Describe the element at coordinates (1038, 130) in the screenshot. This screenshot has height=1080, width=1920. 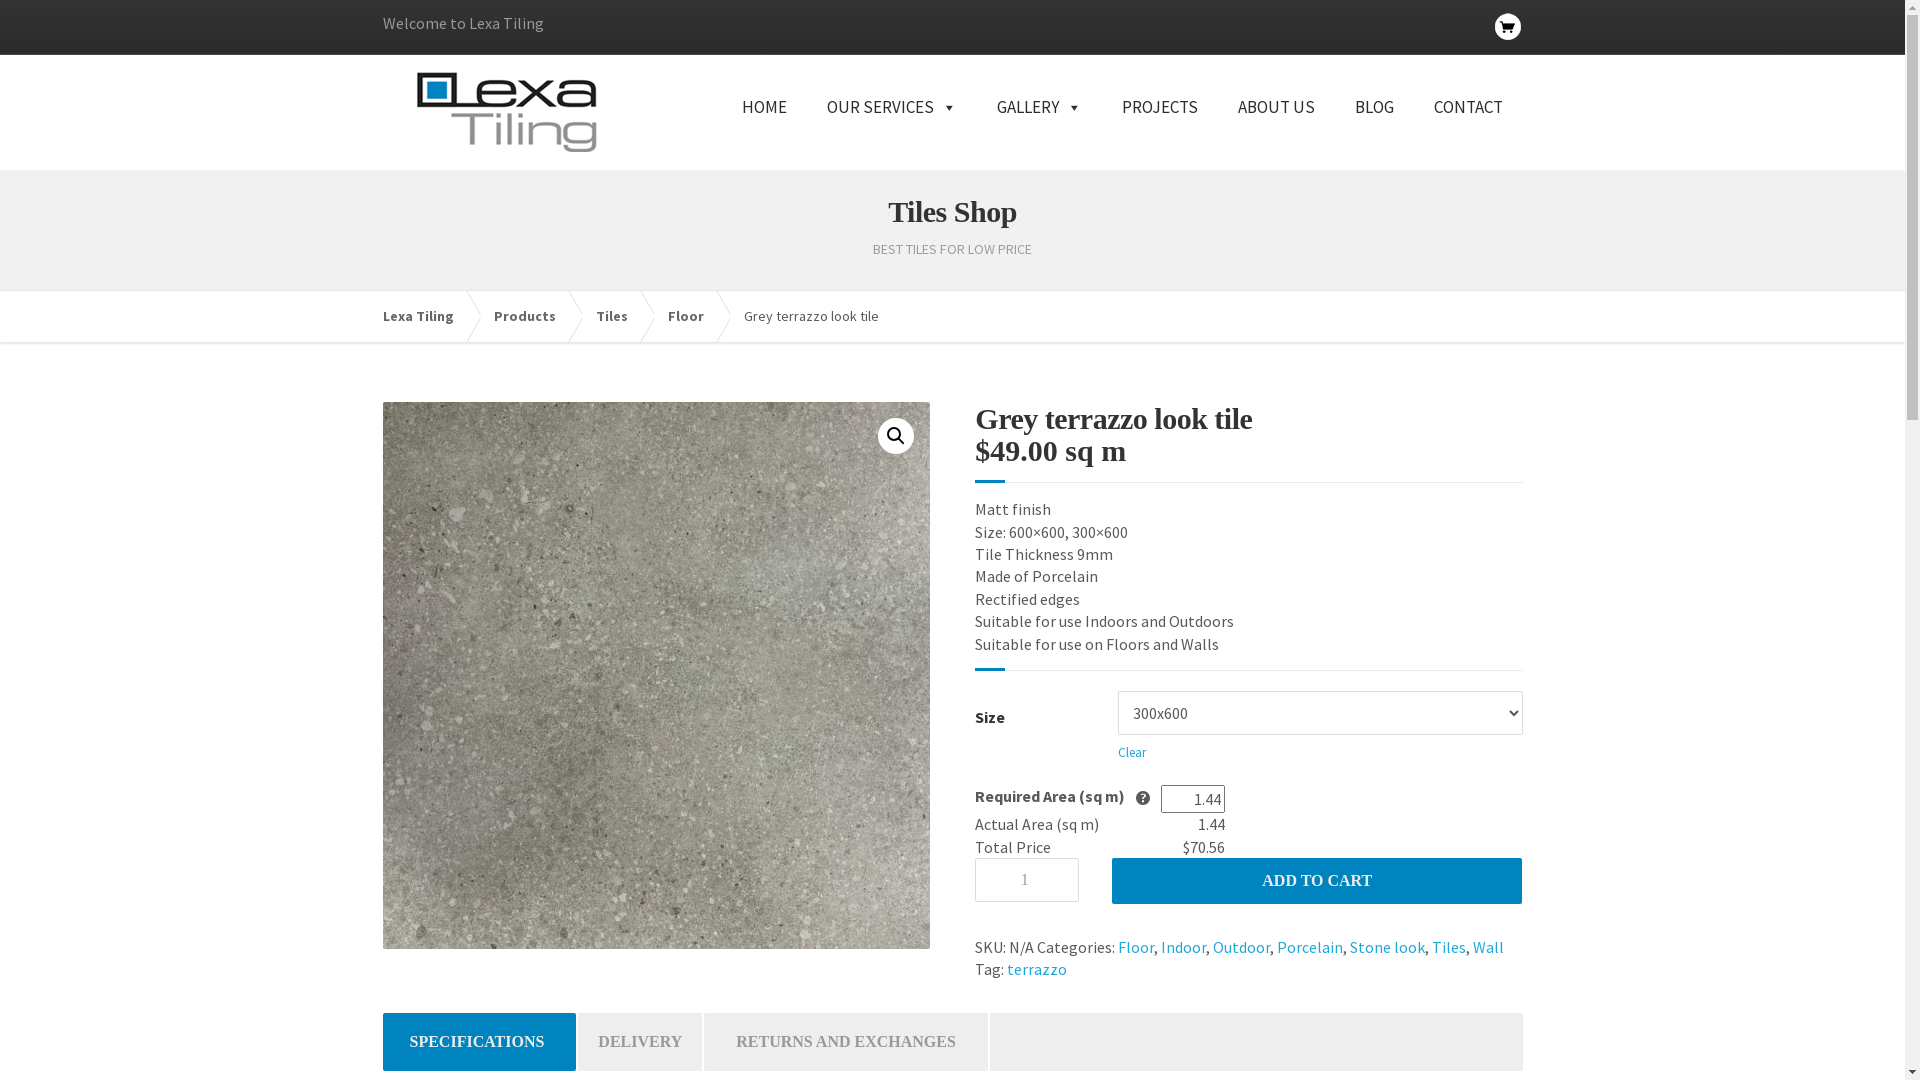
I see `'GALLERY'` at that location.